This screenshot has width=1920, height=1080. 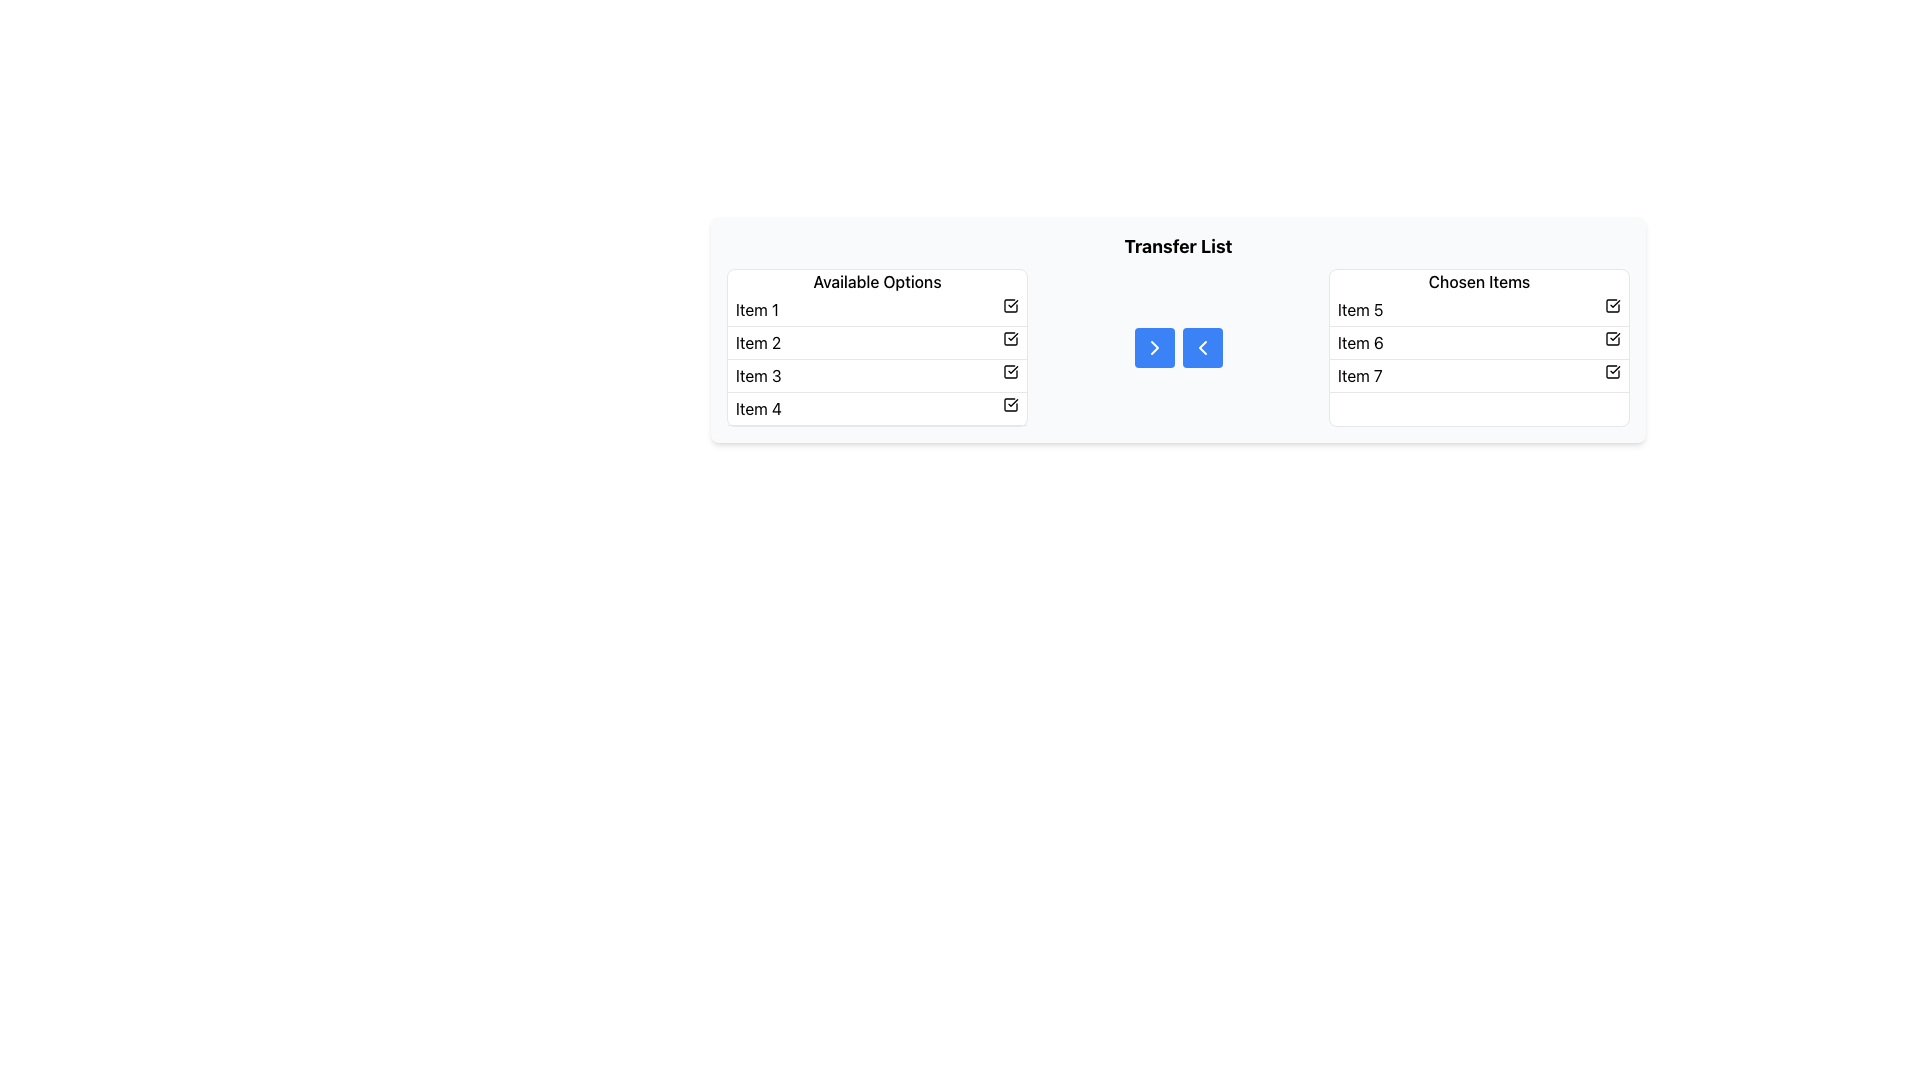 I want to click on the checkbox icon with a checkmark inside, located on the right side of the entry labeled 'Item 7' in the 'Chosen Items' list, so click(x=1612, y=371).